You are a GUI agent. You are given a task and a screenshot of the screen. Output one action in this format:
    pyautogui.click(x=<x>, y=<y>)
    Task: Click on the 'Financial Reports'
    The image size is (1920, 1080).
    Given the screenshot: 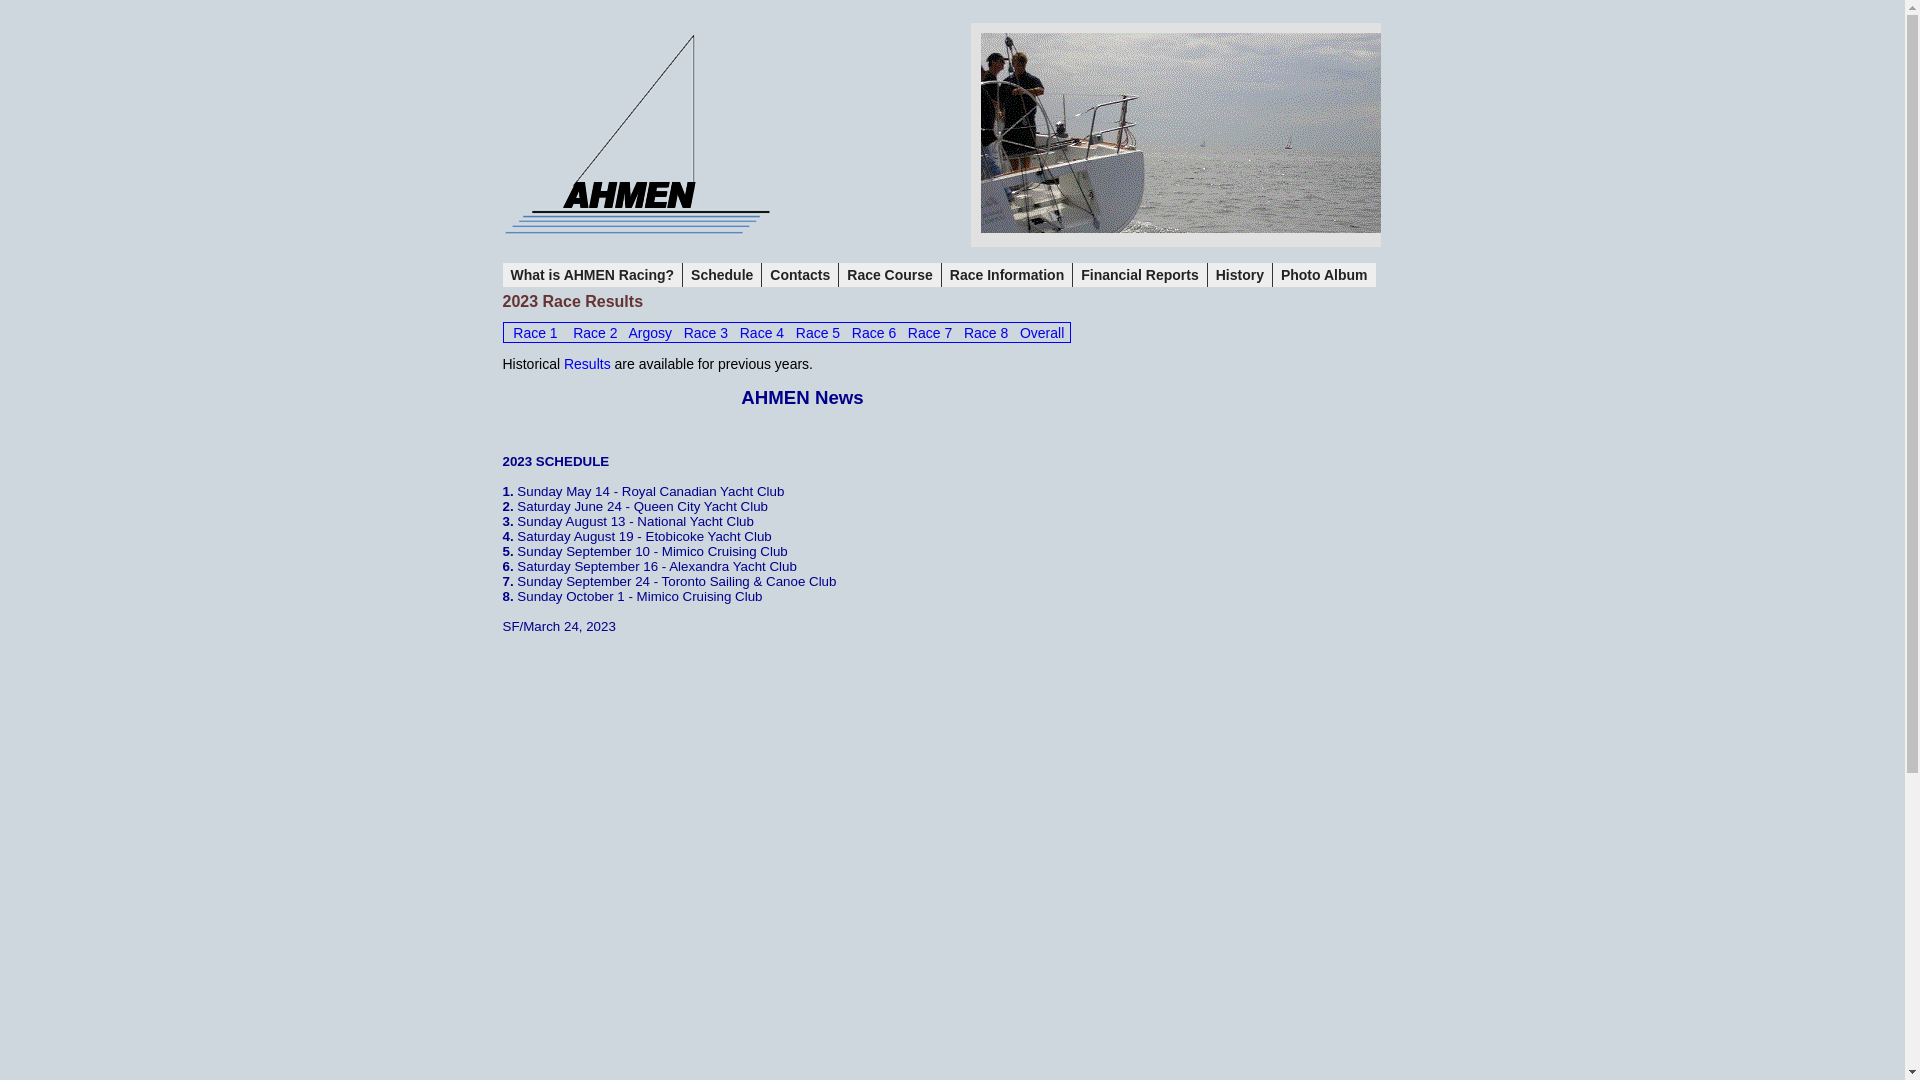 What is the action you would take?
    pyautogui.click(x=1140, y=274)
    